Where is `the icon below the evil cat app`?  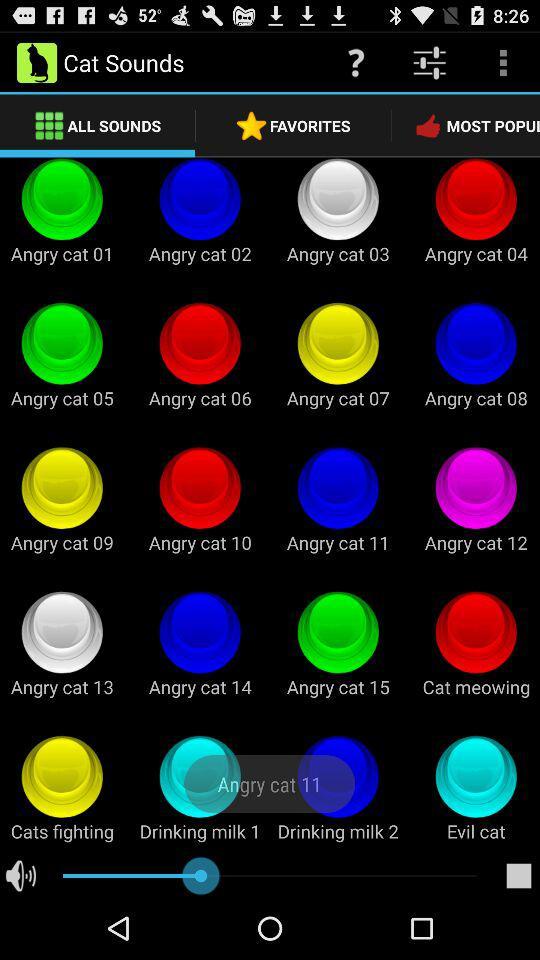 the icon below the evil cat app is located at coordinates (518, 875).